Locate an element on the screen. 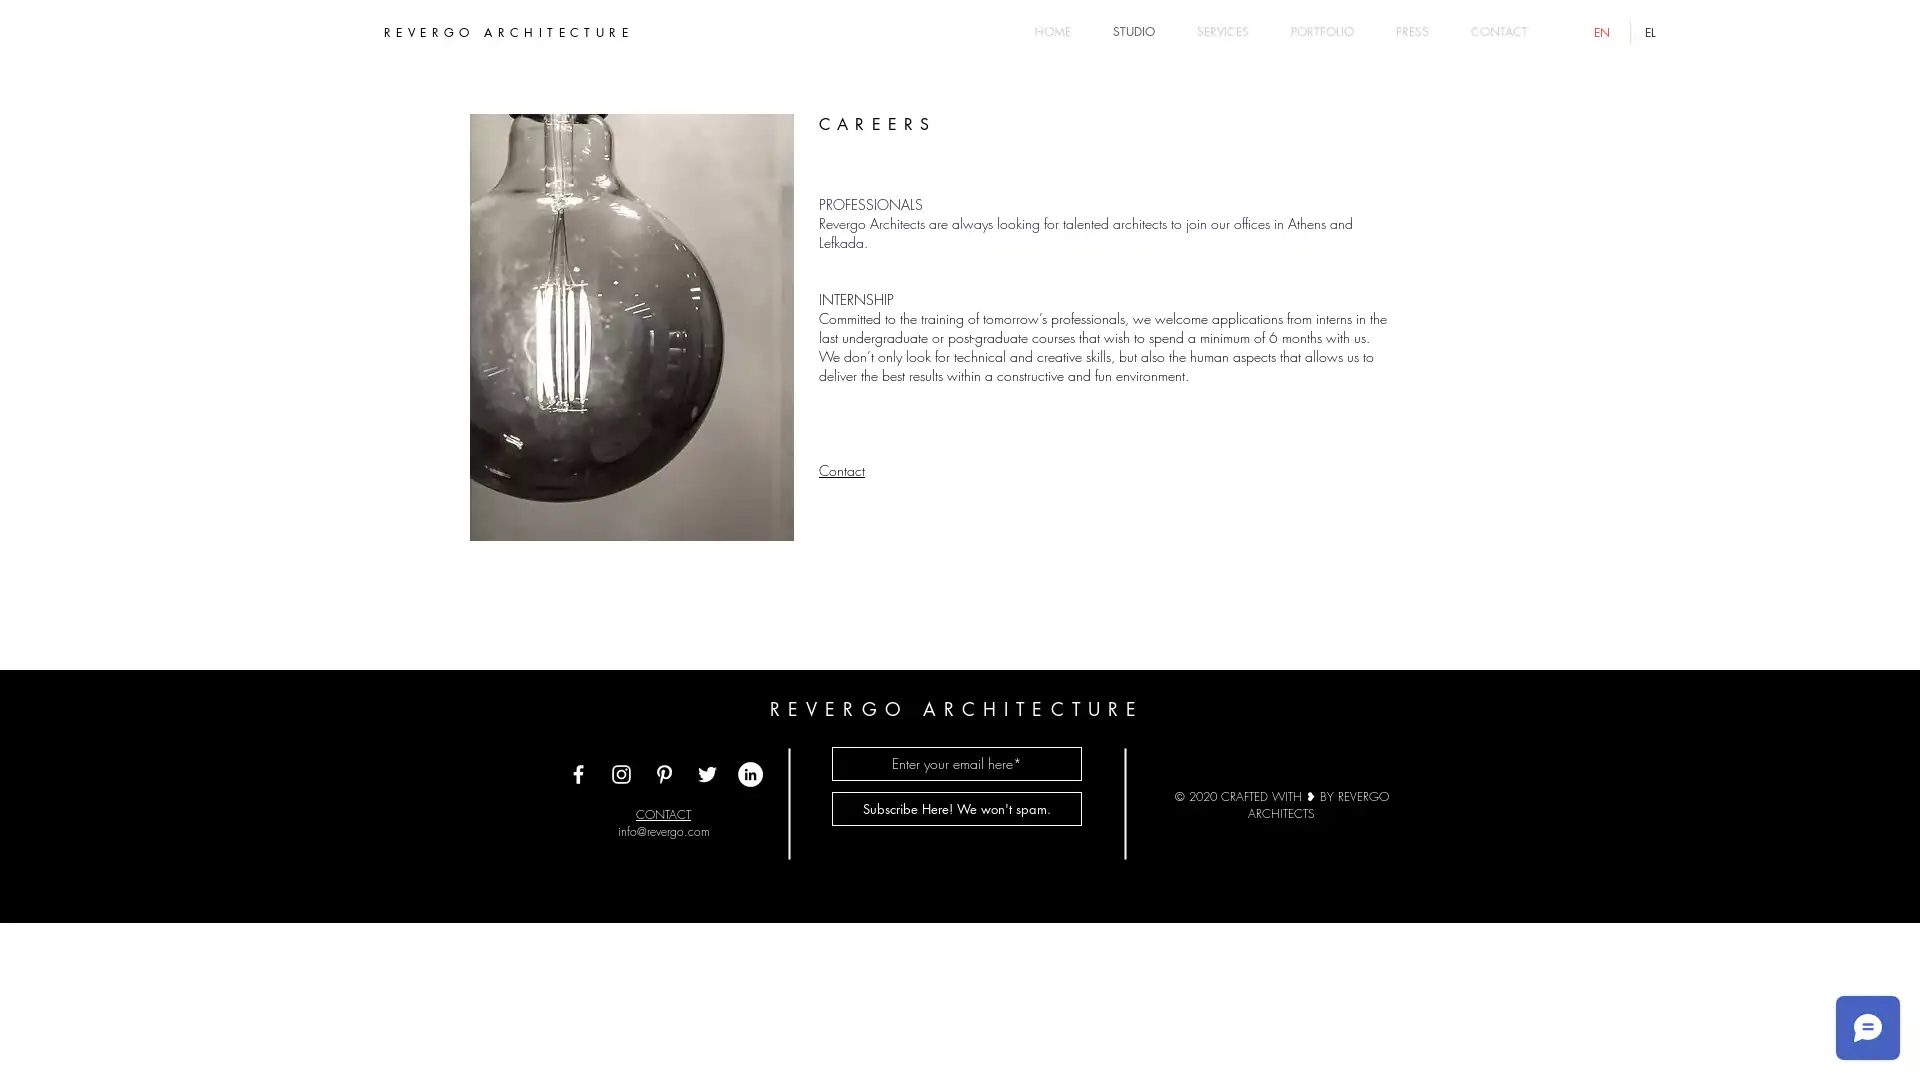 The width and height of the screenshot is (1920, 1080). Subscribe Here! We won't spam. is located at coordinates (955, 808).